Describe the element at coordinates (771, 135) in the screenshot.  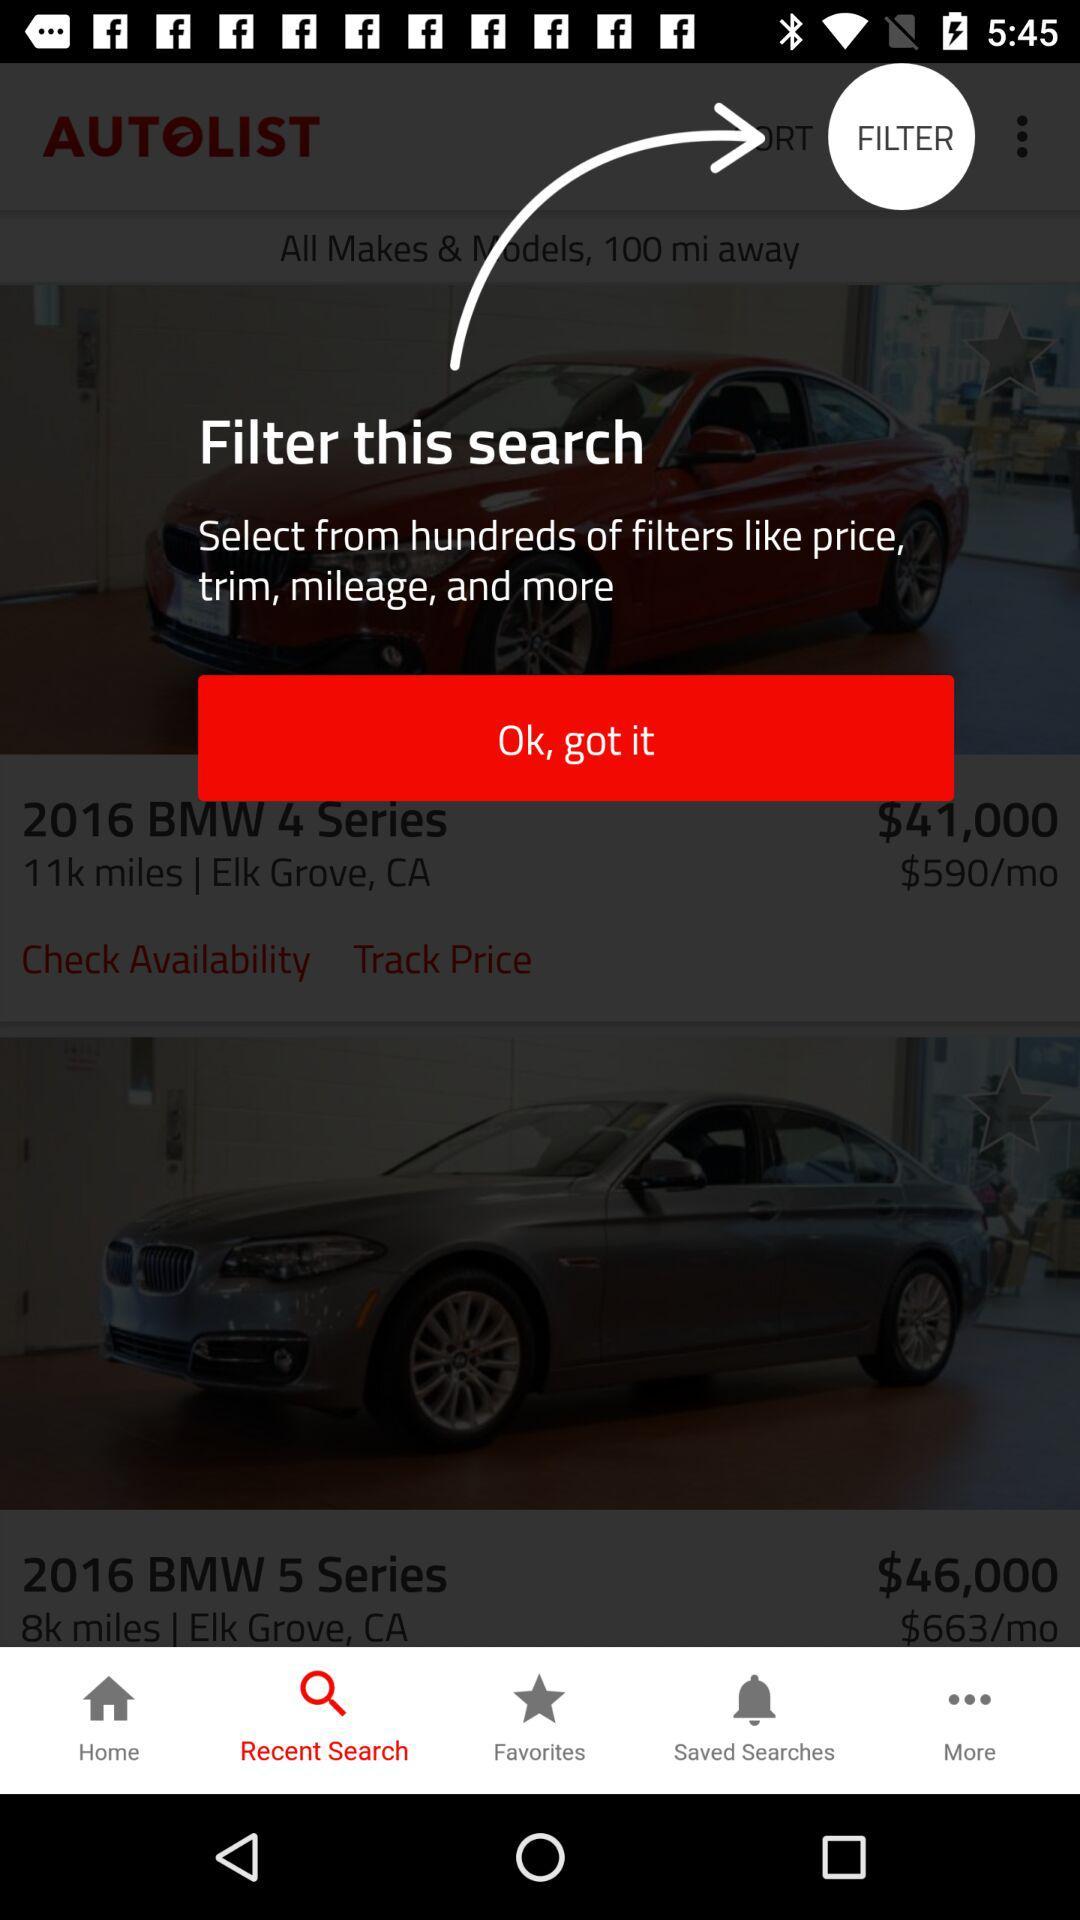
I see `the sort icon` at that location.